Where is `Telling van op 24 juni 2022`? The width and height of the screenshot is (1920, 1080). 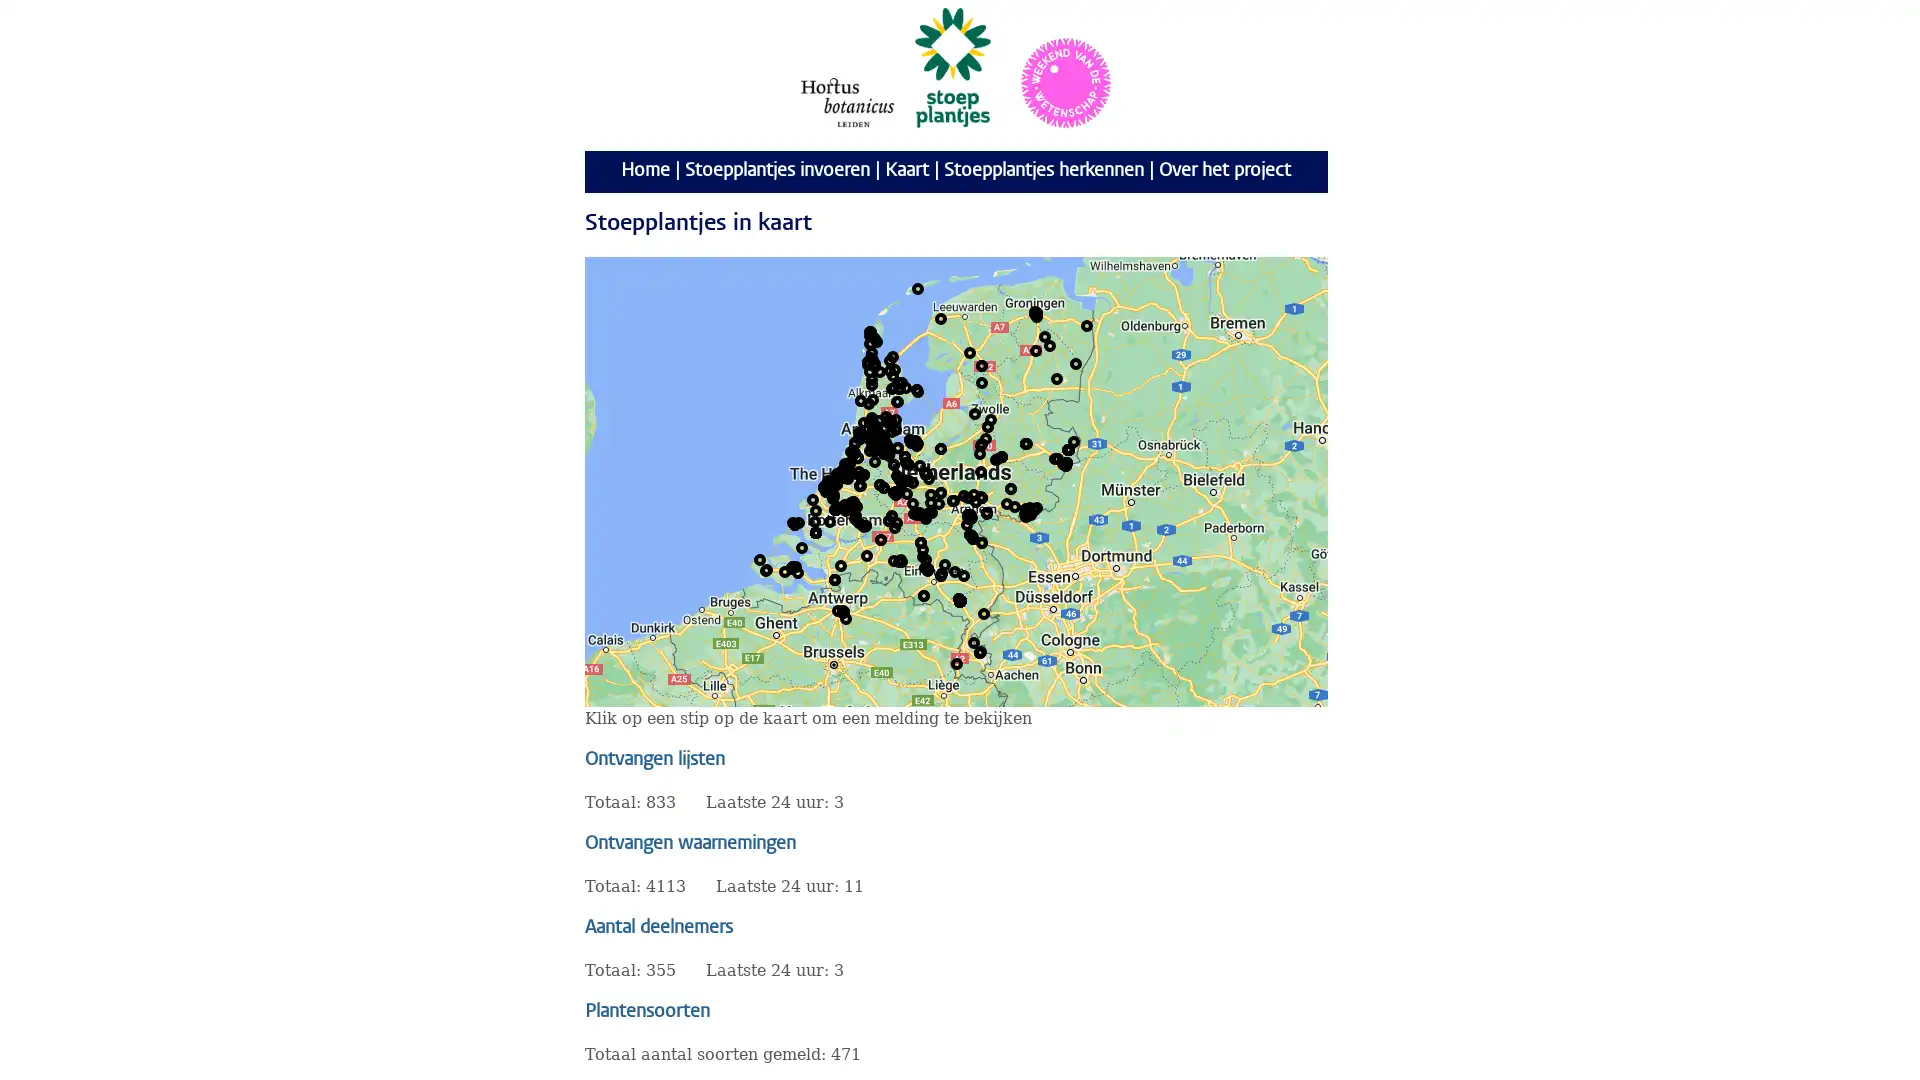
Telling van op 24 juni 2022 is located at coordinates (849, 462).